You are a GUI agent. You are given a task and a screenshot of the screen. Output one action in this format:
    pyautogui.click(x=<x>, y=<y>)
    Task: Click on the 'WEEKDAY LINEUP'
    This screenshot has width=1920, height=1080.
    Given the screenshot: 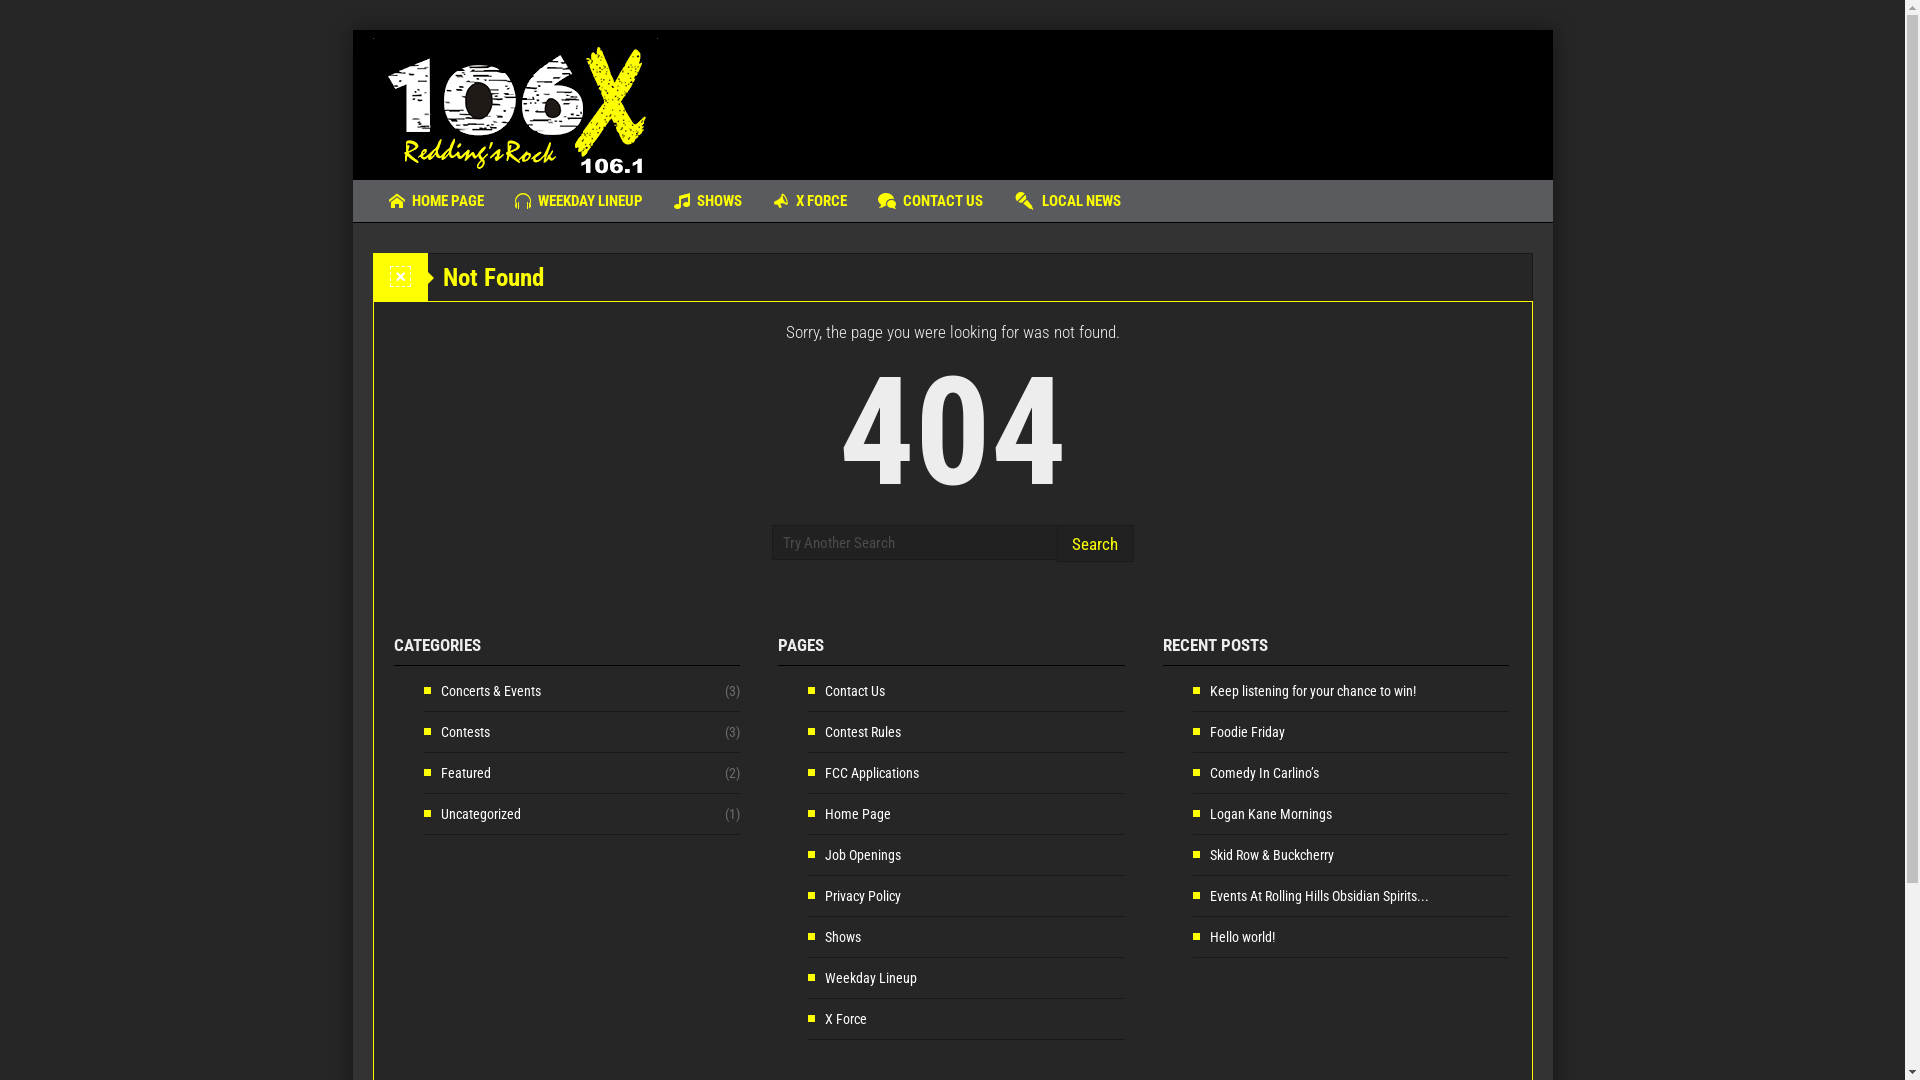 What is the action you would take?
    pyautogui.click(x=499, y=200)
    